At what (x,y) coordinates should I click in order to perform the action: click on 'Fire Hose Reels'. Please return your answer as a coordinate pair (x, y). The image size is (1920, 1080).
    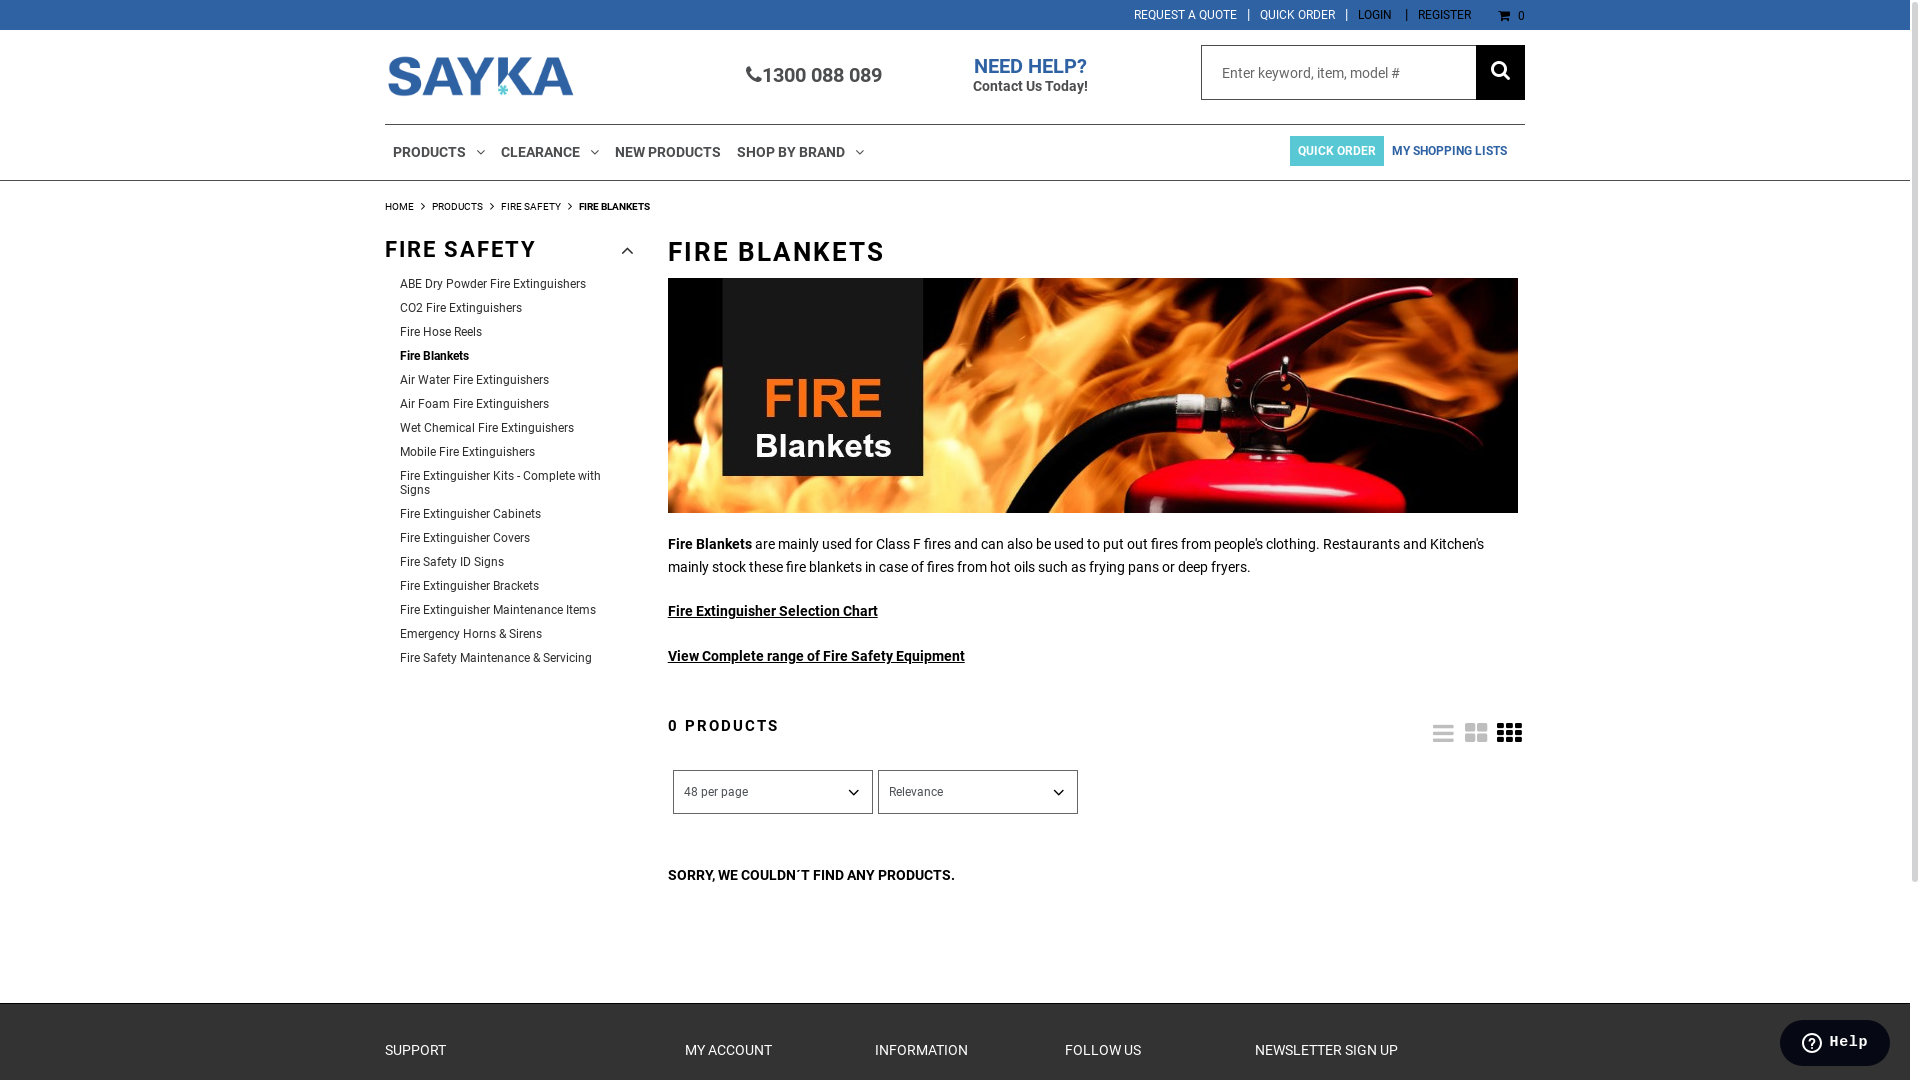
    Looking at the image, I should click on (517, 330).